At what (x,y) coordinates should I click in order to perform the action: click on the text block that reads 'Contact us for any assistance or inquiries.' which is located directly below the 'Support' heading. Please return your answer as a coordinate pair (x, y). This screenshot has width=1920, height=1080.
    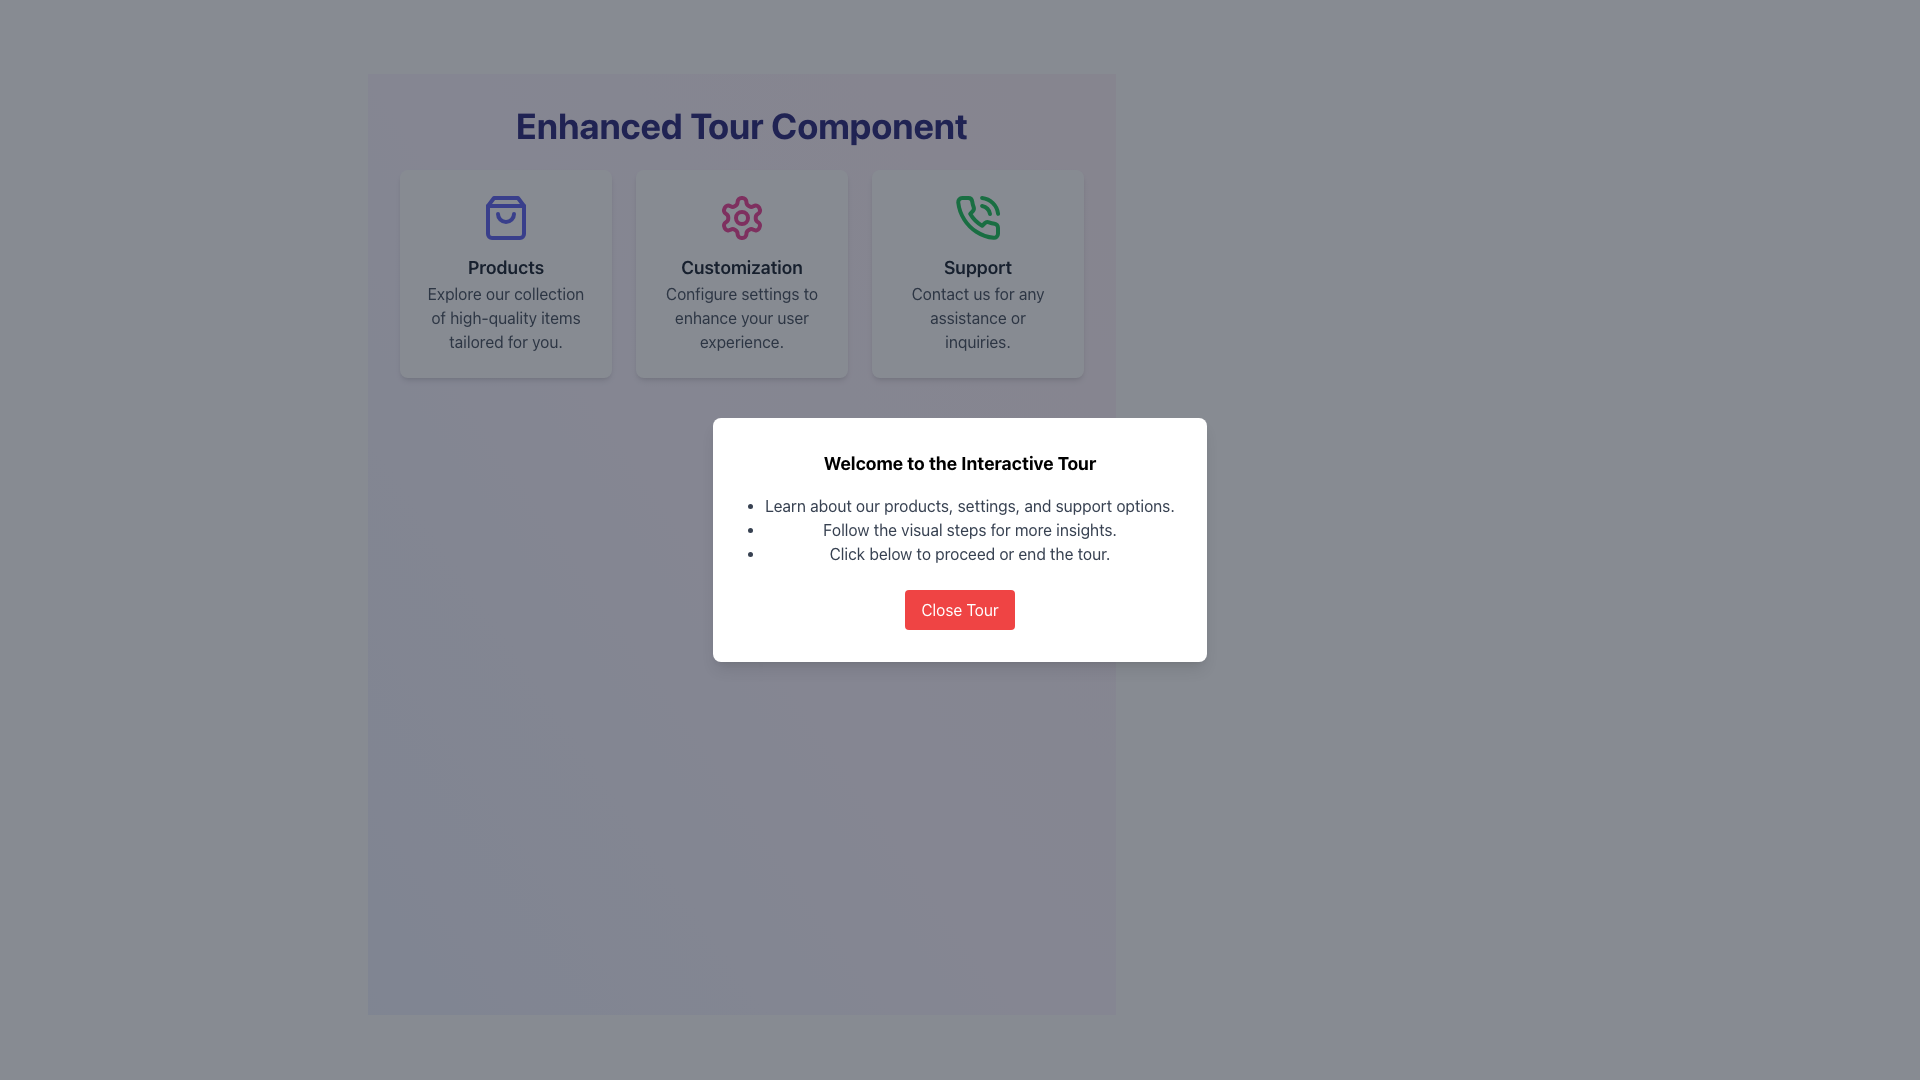
    Looking at the image, I should click on (978, 316).